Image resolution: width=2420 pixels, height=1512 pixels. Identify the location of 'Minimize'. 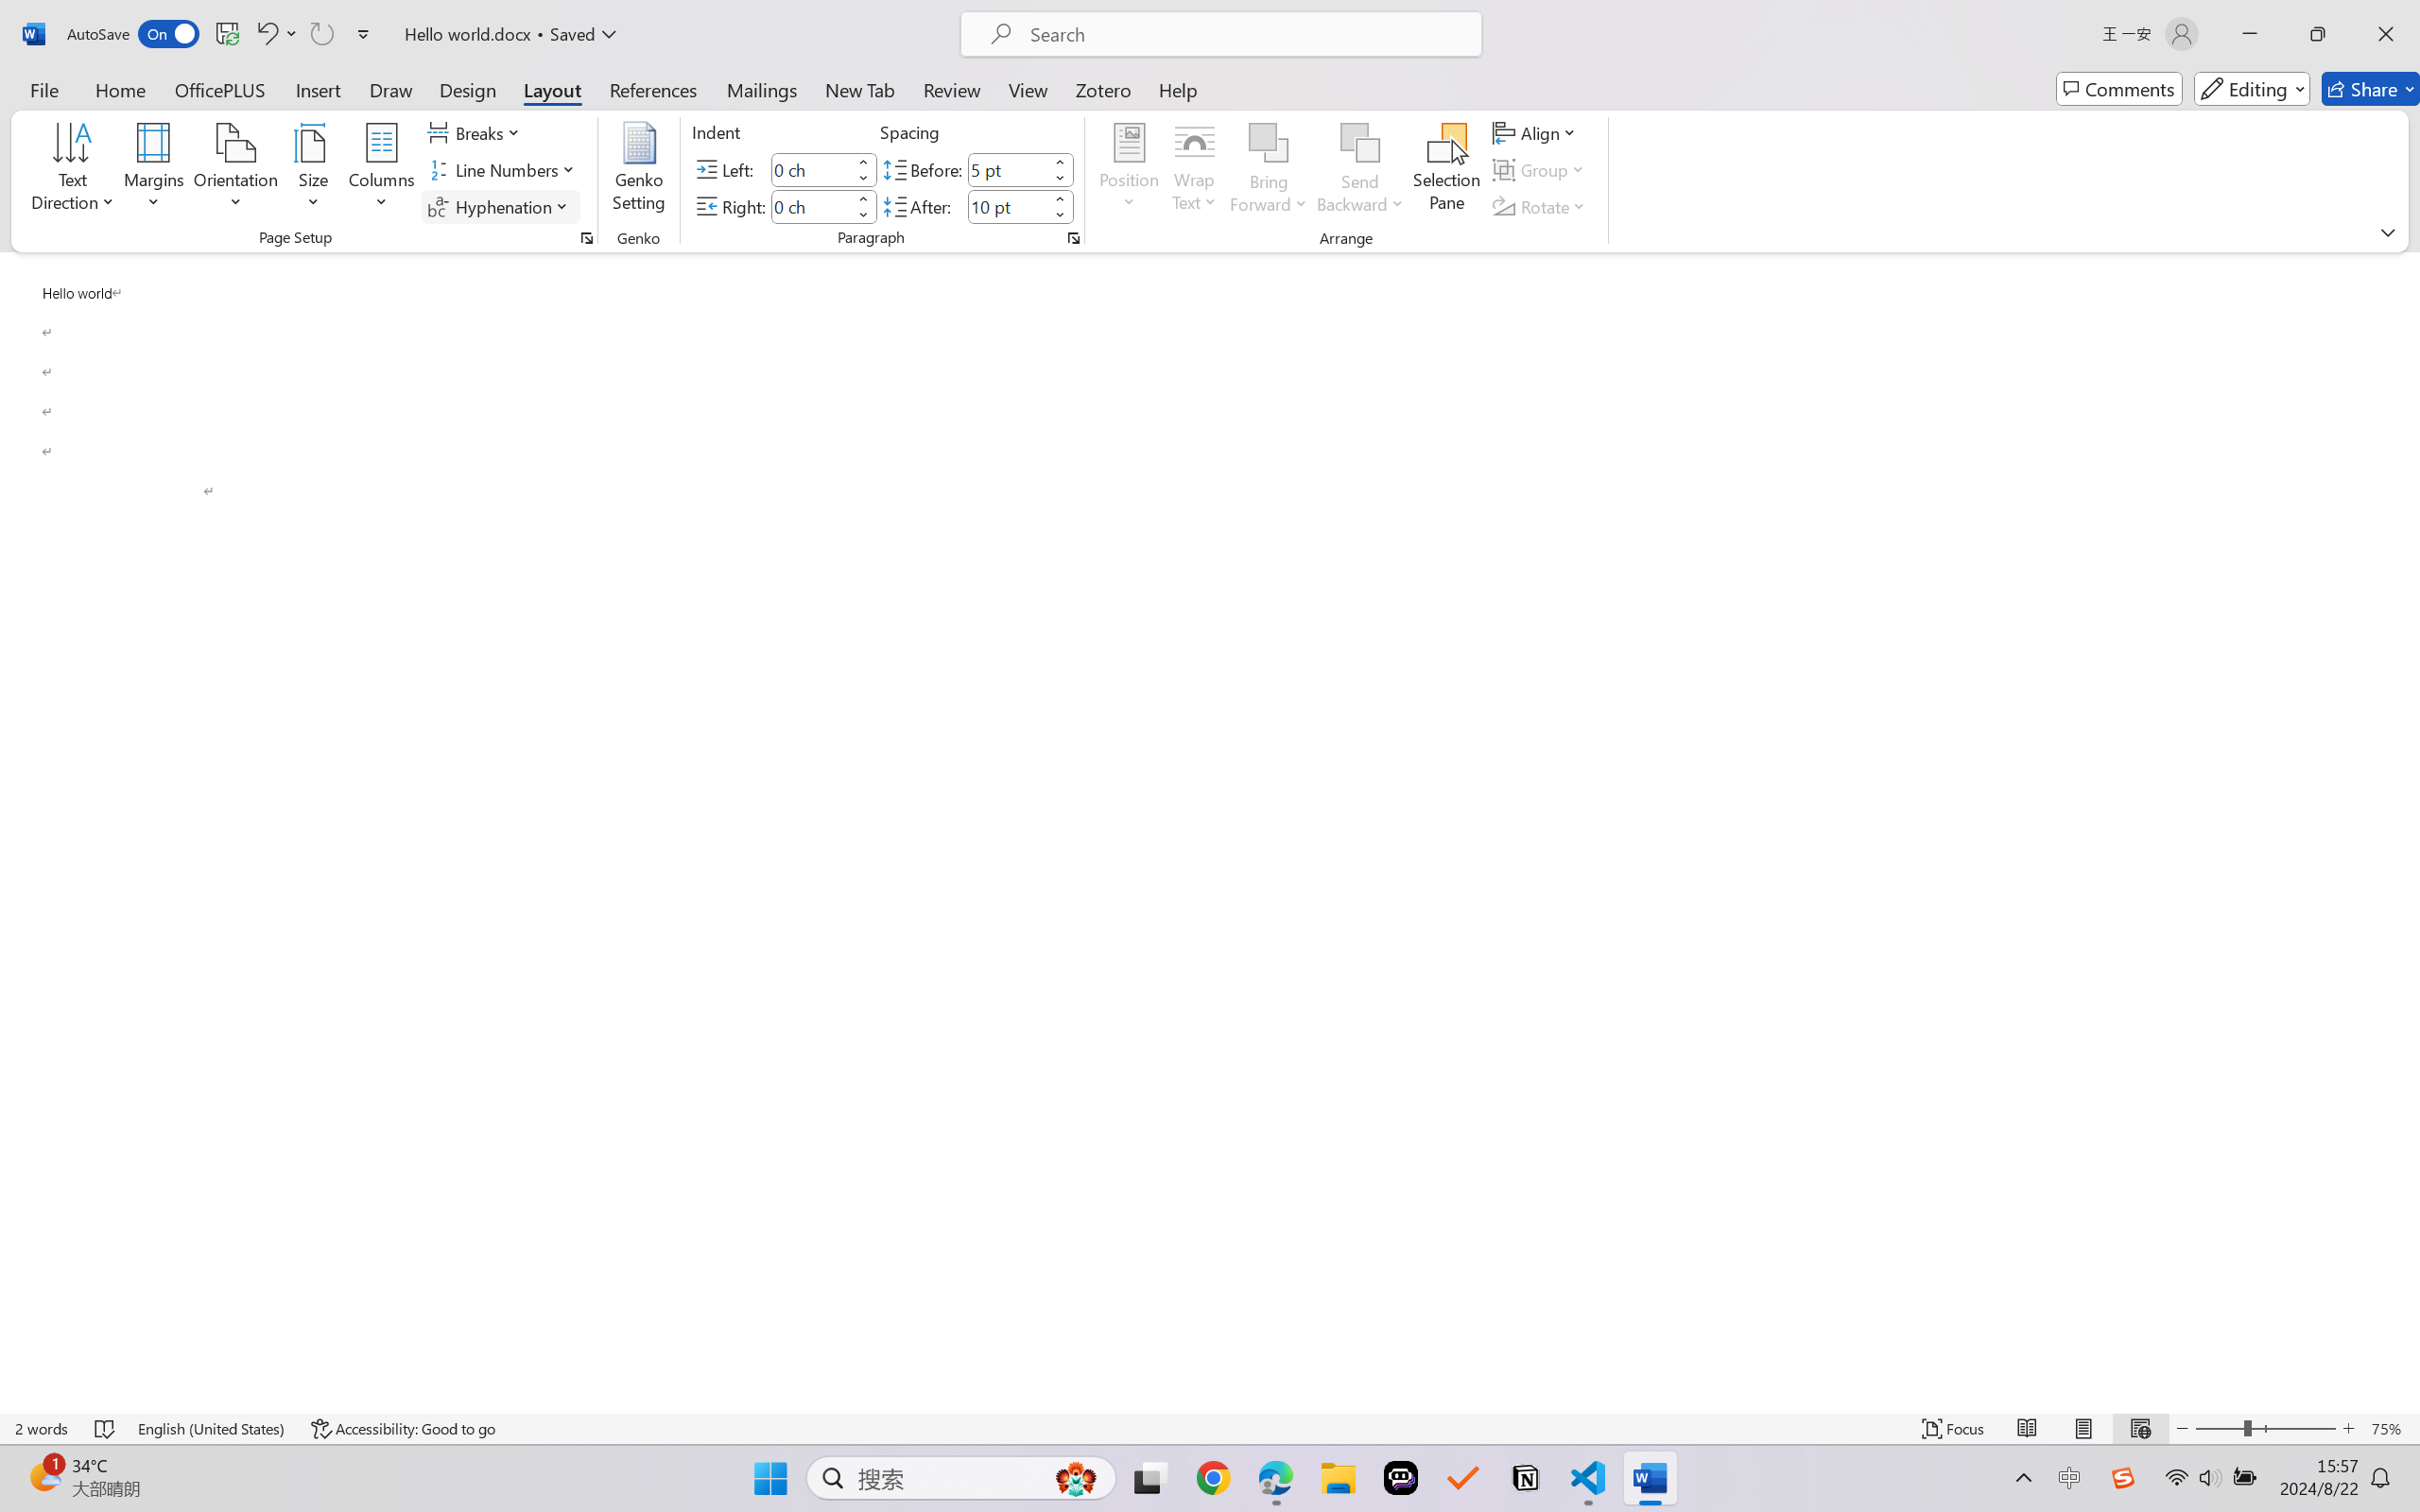
(2250, 33).